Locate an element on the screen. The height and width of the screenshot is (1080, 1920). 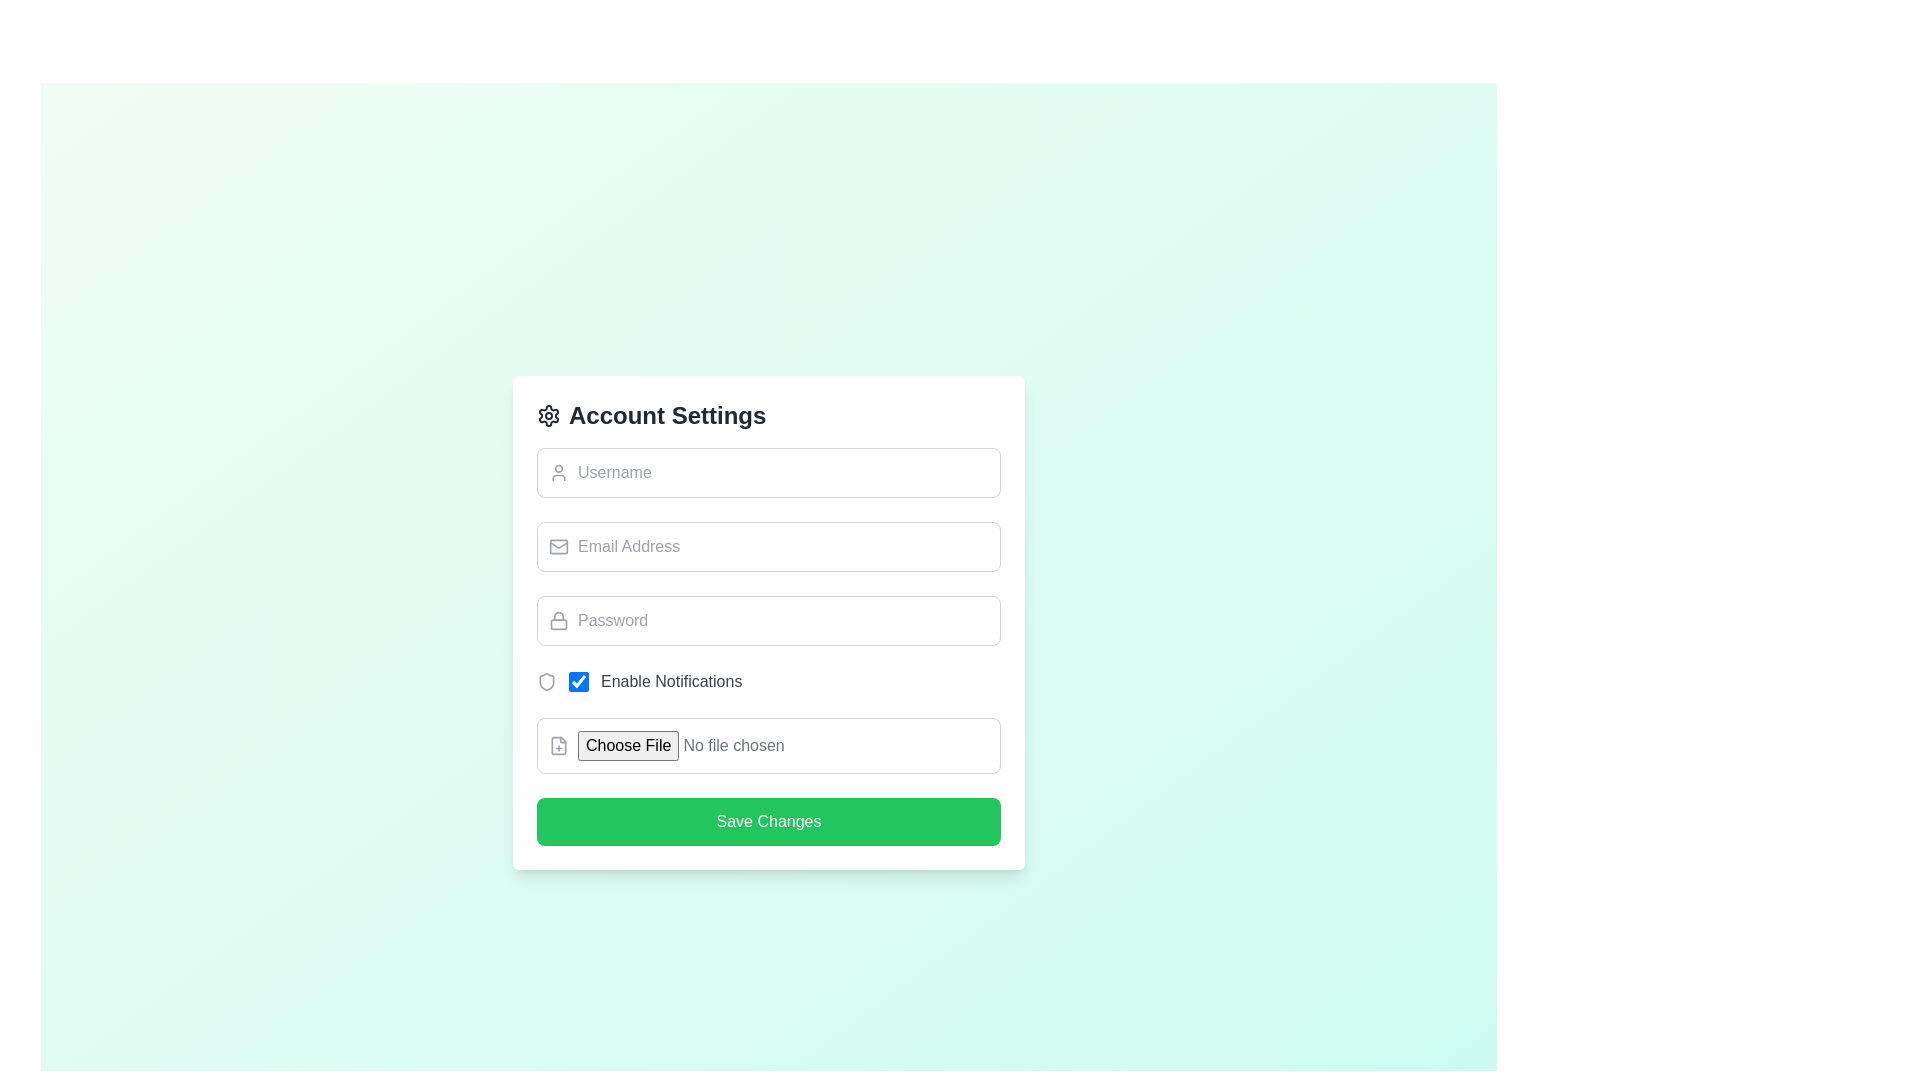
the settings icon located near the top-left corner of the settings panel, adjacent to the title 'Account Settings' is located at coordinates (548, 415).